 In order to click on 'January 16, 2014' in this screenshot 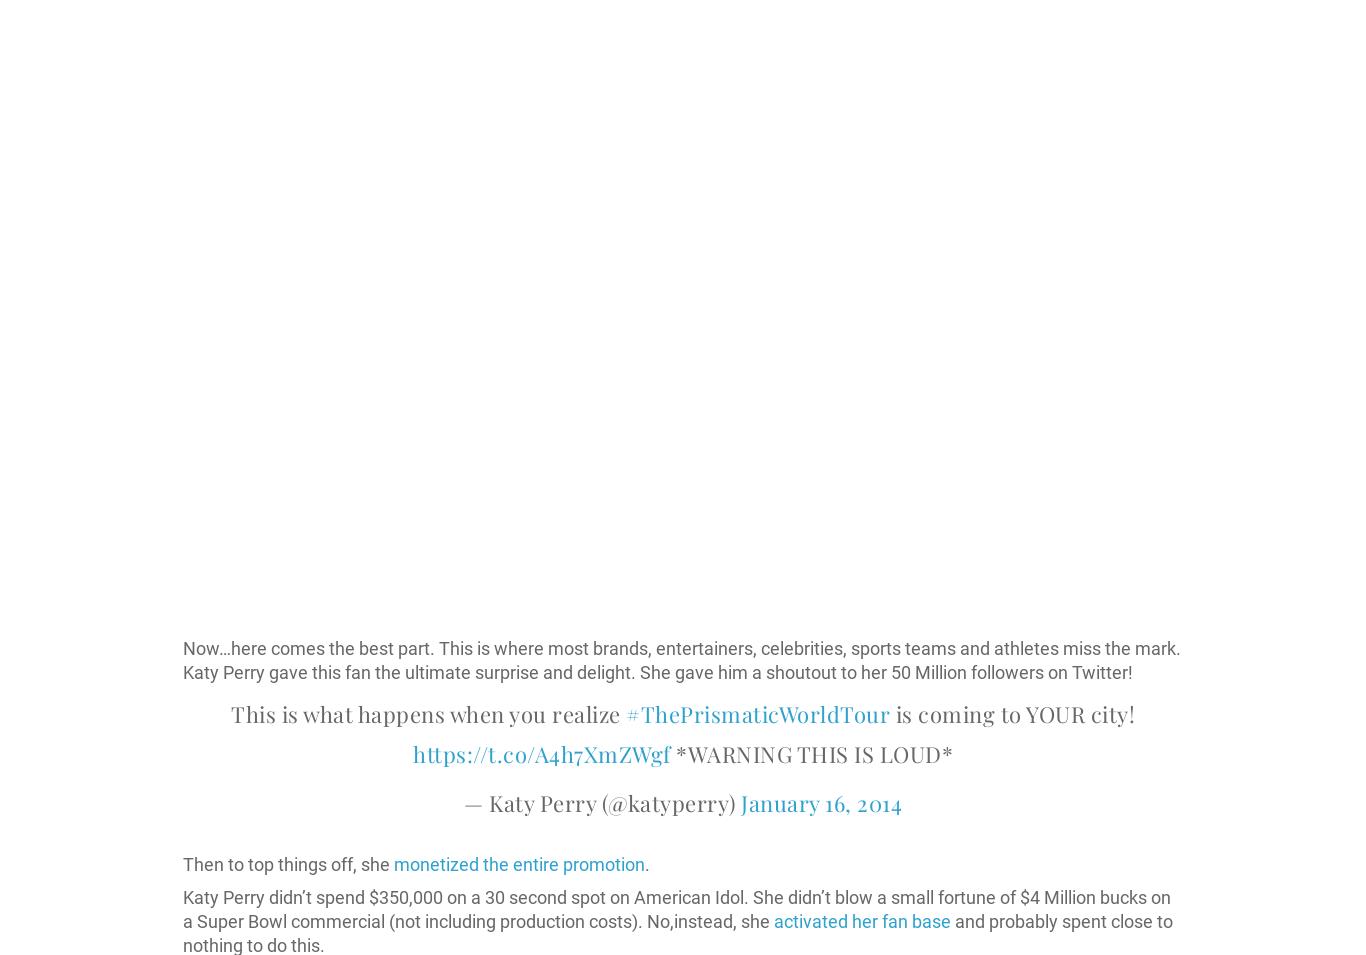, I will do `click(820, 802)`.